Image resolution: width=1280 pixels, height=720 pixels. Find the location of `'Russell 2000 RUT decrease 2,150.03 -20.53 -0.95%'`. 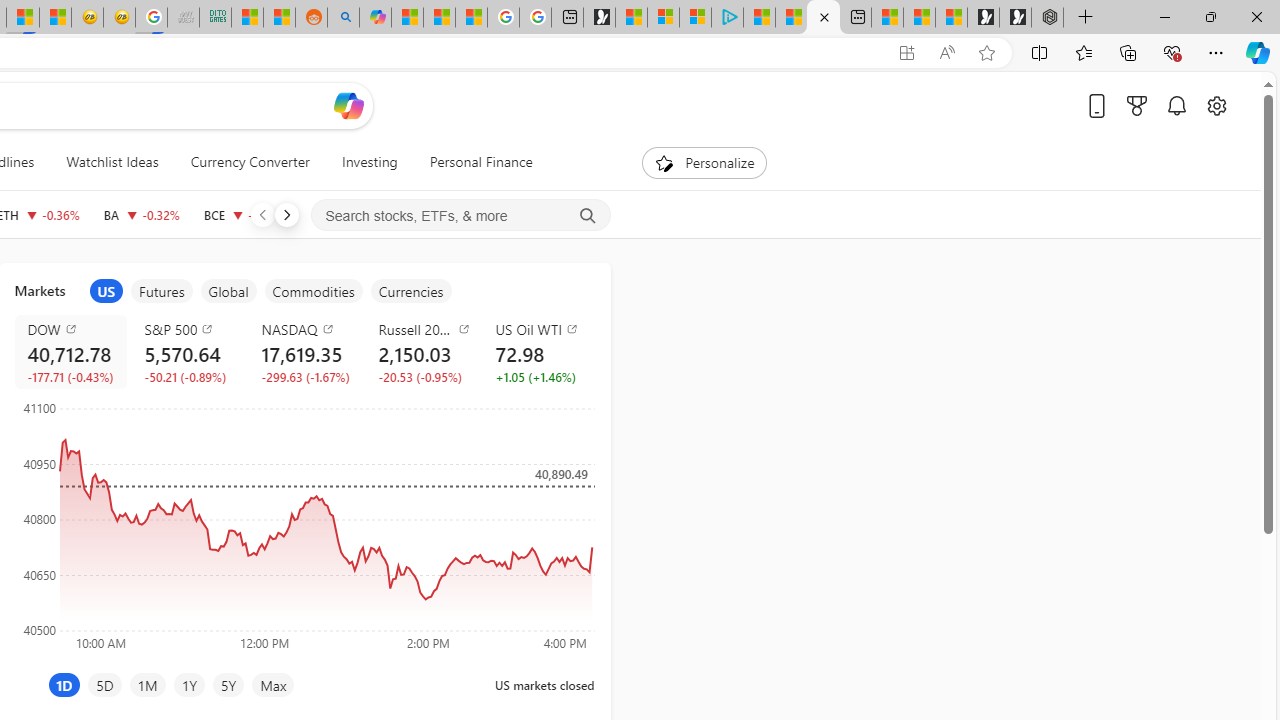

'Russell 2000 RUT decrease 2,150.03 -20.53 -0.95%' is located at coordinates (420, 351).